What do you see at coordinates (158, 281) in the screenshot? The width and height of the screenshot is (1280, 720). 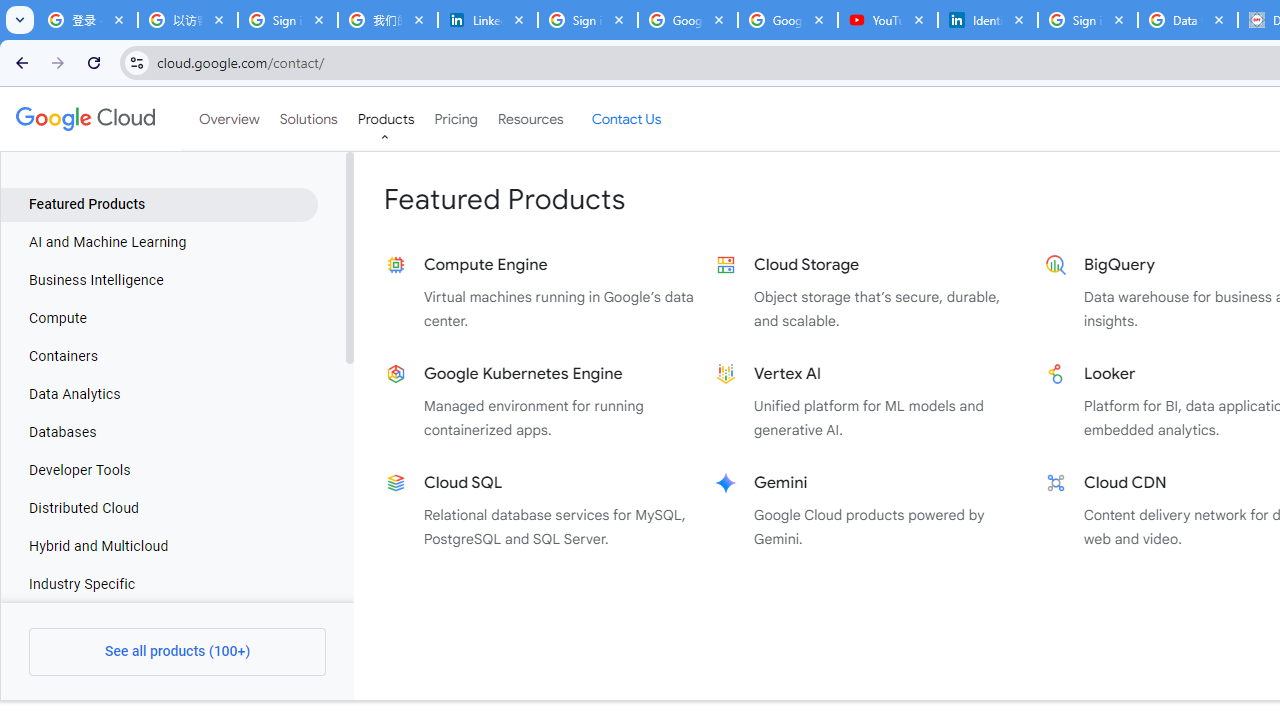 I see `'Business Intelligence'` at bounding box center [158, 281].